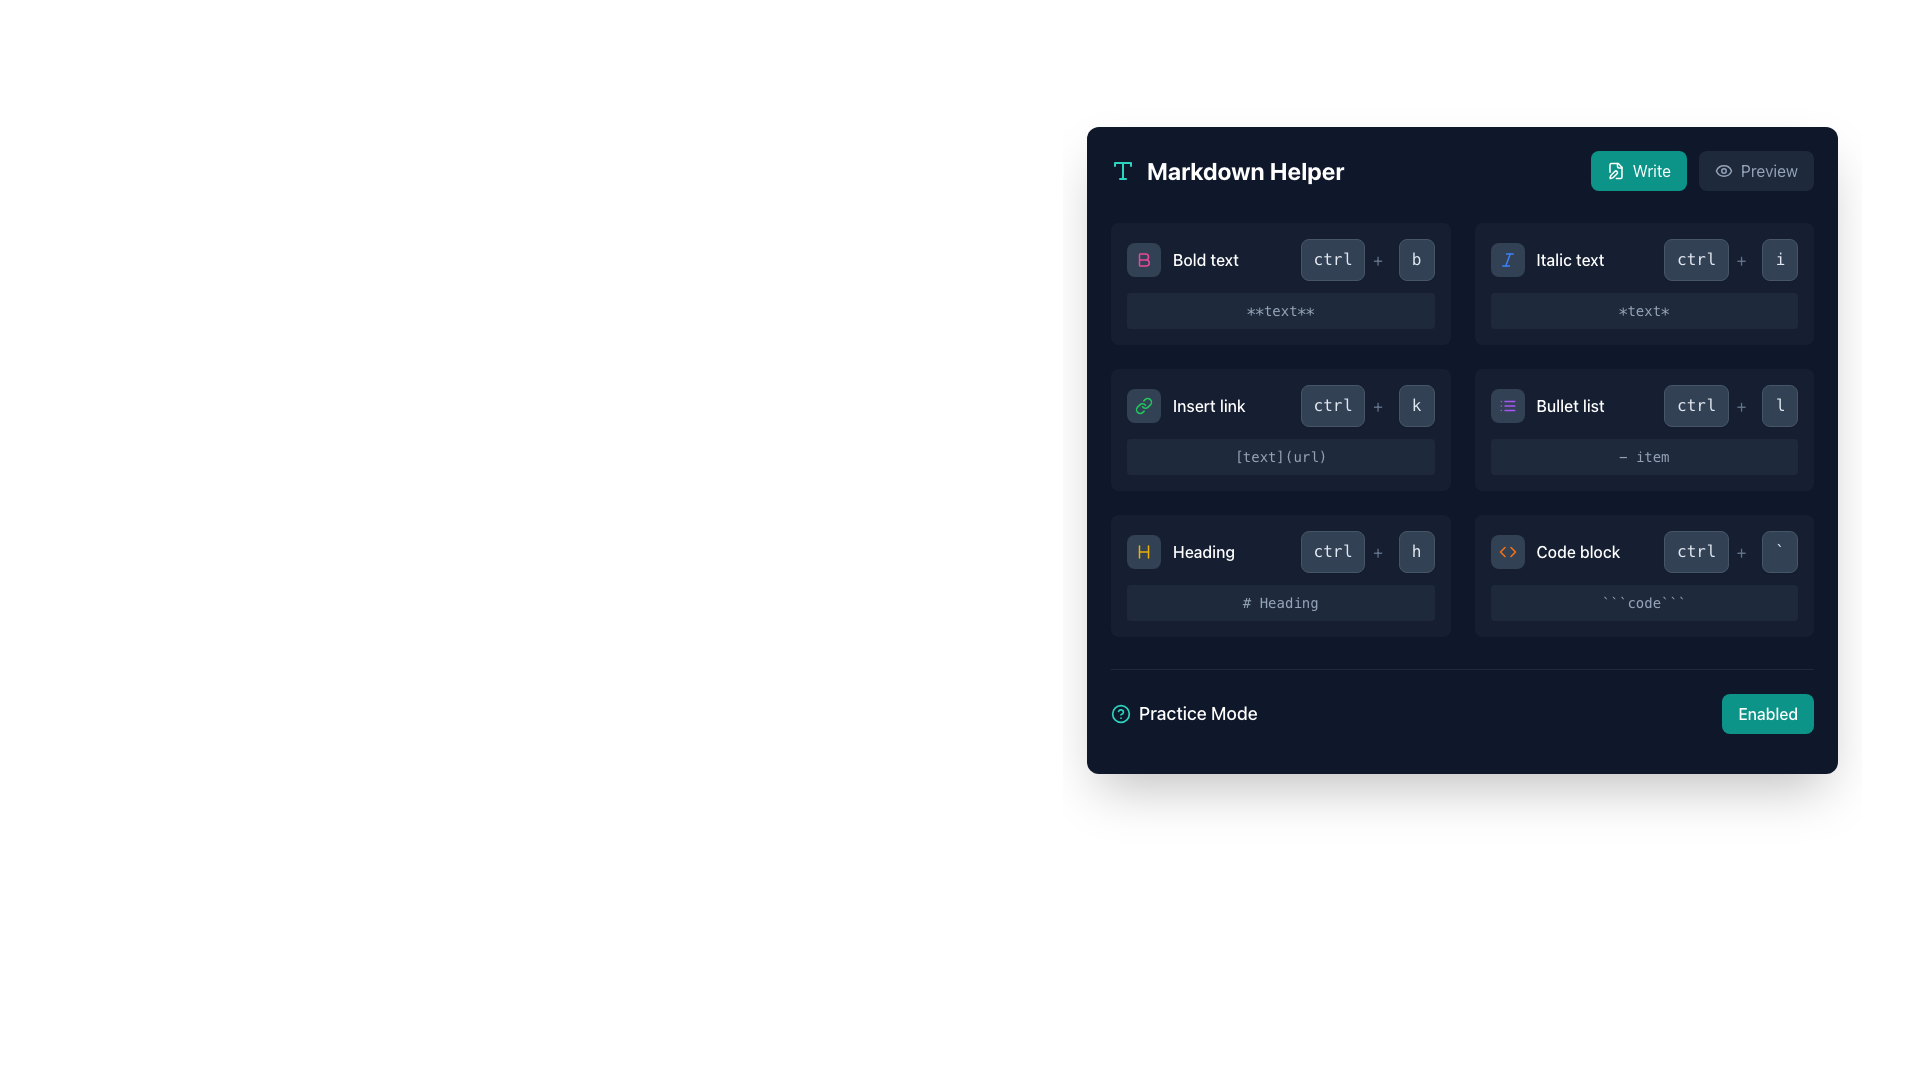  I want to click on the text display element that serves as a label for text formatting, located in the upper-right portion of the panel, next to a stylized italic symbol, so click(1569, 258).